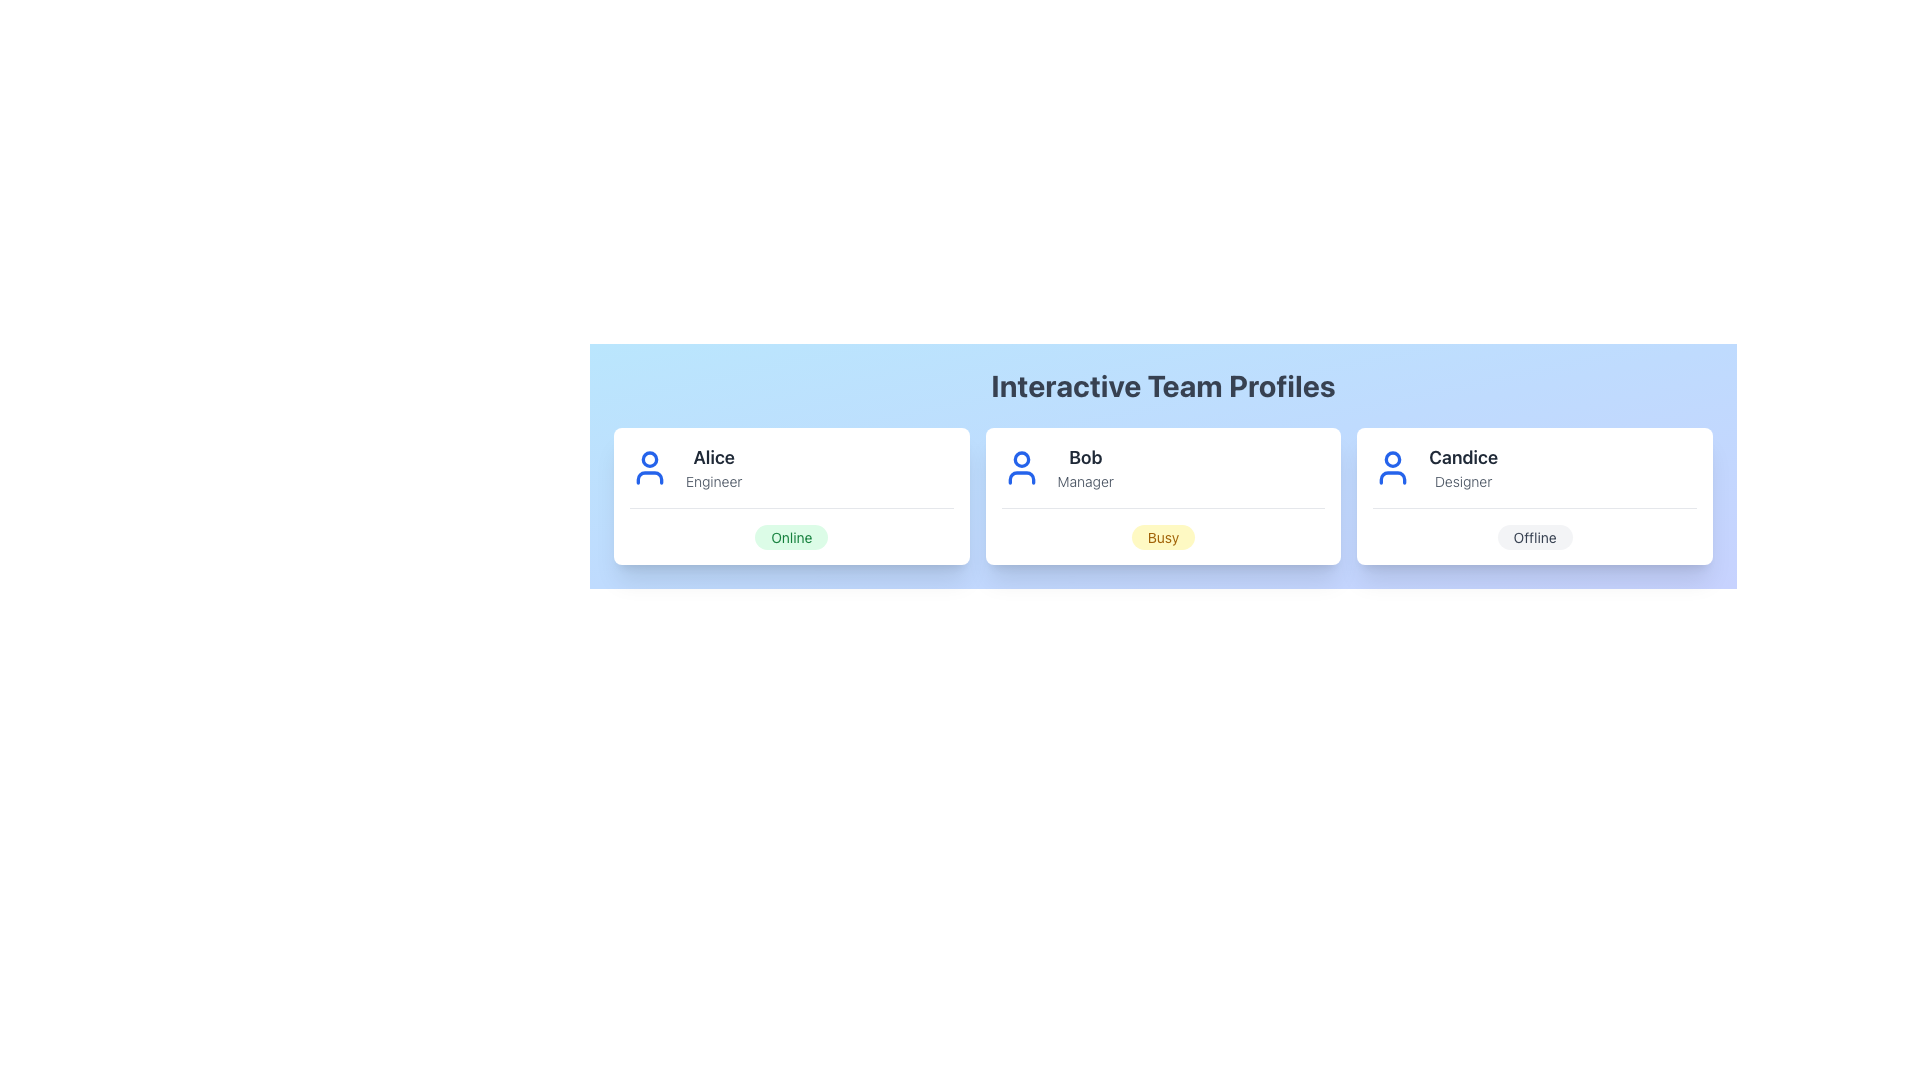 This screenshot has width=1920, height=1080. Describe the element at coordinates (1084, 458) in the screenshot. I see `name 'Bob' displayed in the bold, dark gray text at the top of the second profile card, which is centrally positioned among three horizontally aligned profile cards` at that location.